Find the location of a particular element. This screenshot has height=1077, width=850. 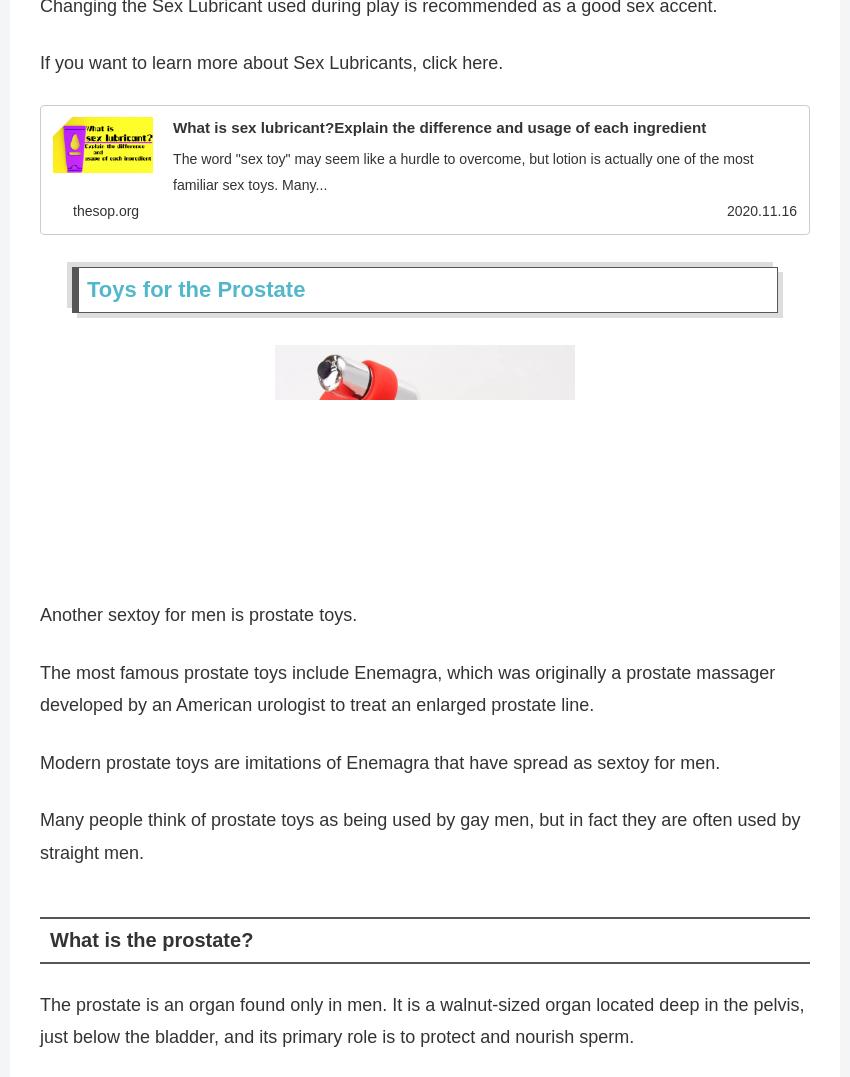

'The most famous prostate toys include Enemagra, which was originally a prostate massager developed by an American urologist to treat an enlarged prostate line.' is located at coordinates (407, 693).